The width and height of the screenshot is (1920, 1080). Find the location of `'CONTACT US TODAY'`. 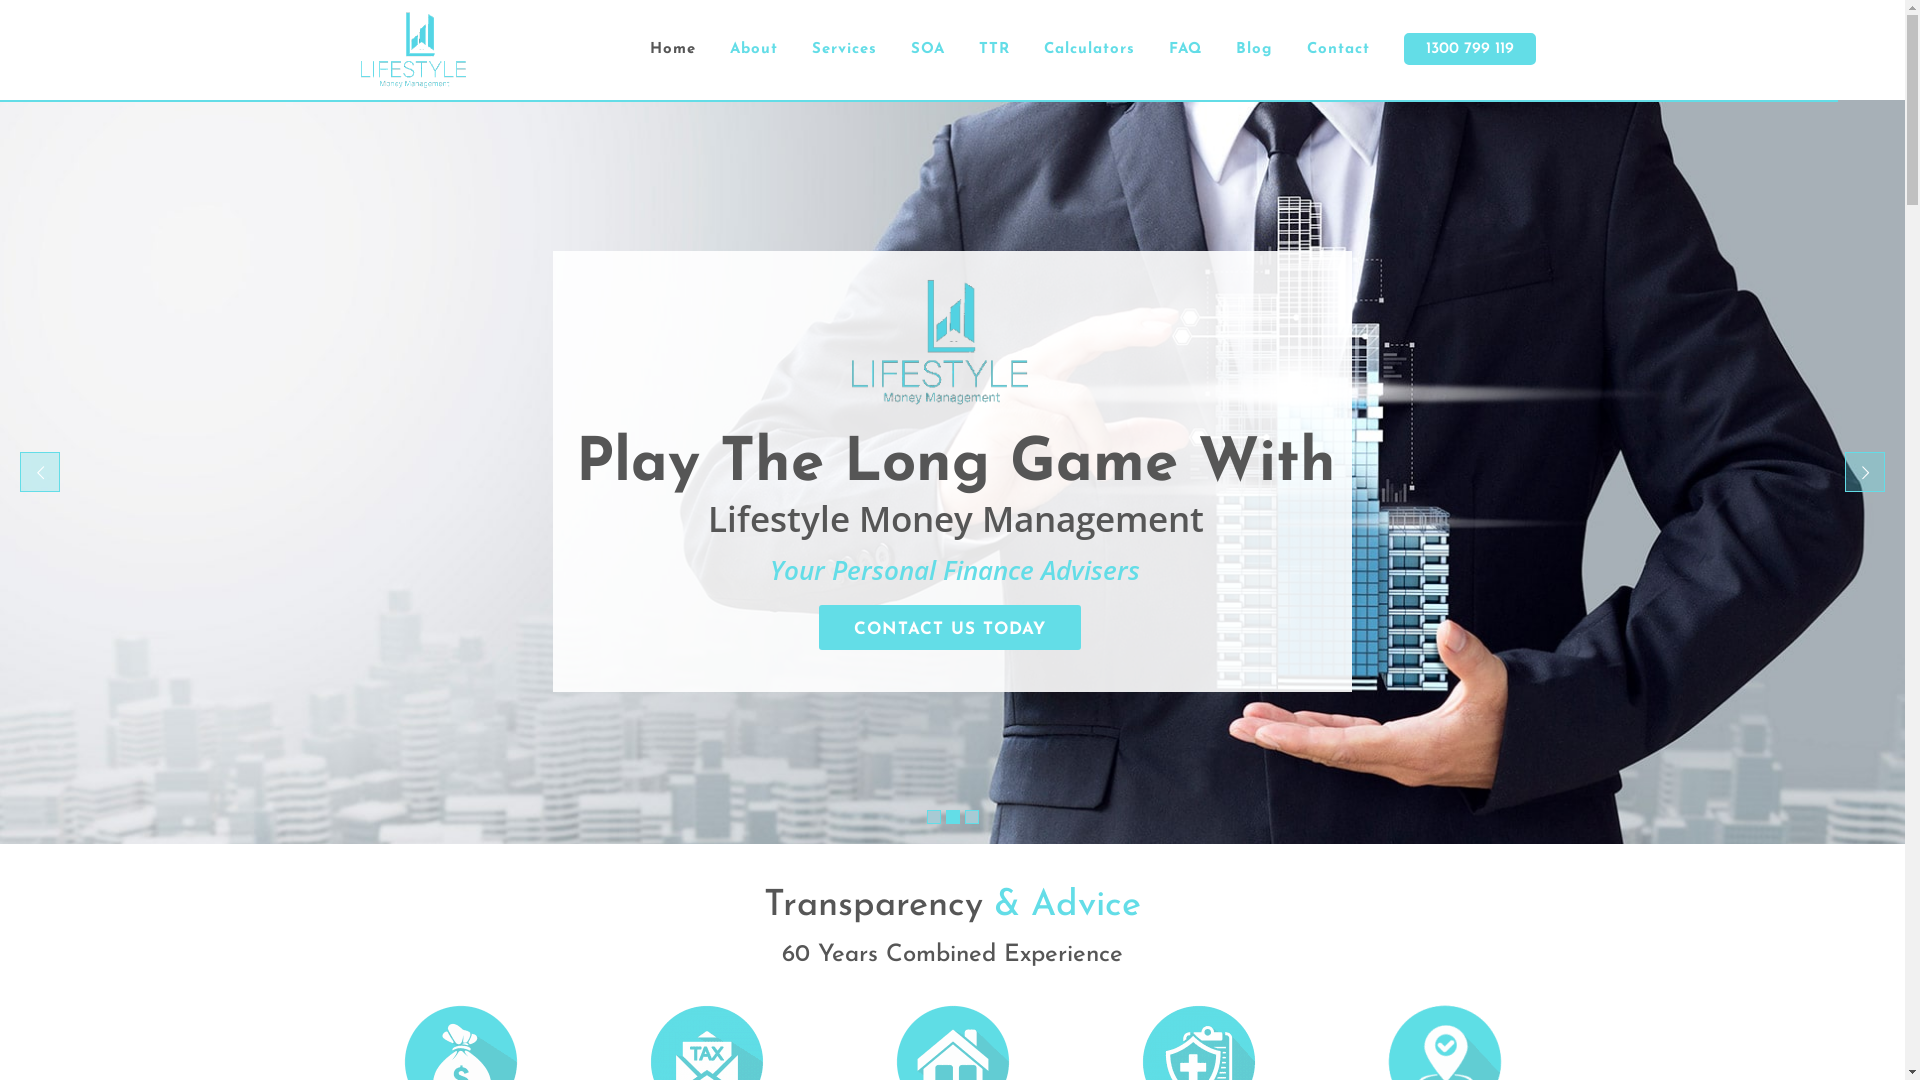

'CONTACT US TODAY' is located at coordinates (949, 626).